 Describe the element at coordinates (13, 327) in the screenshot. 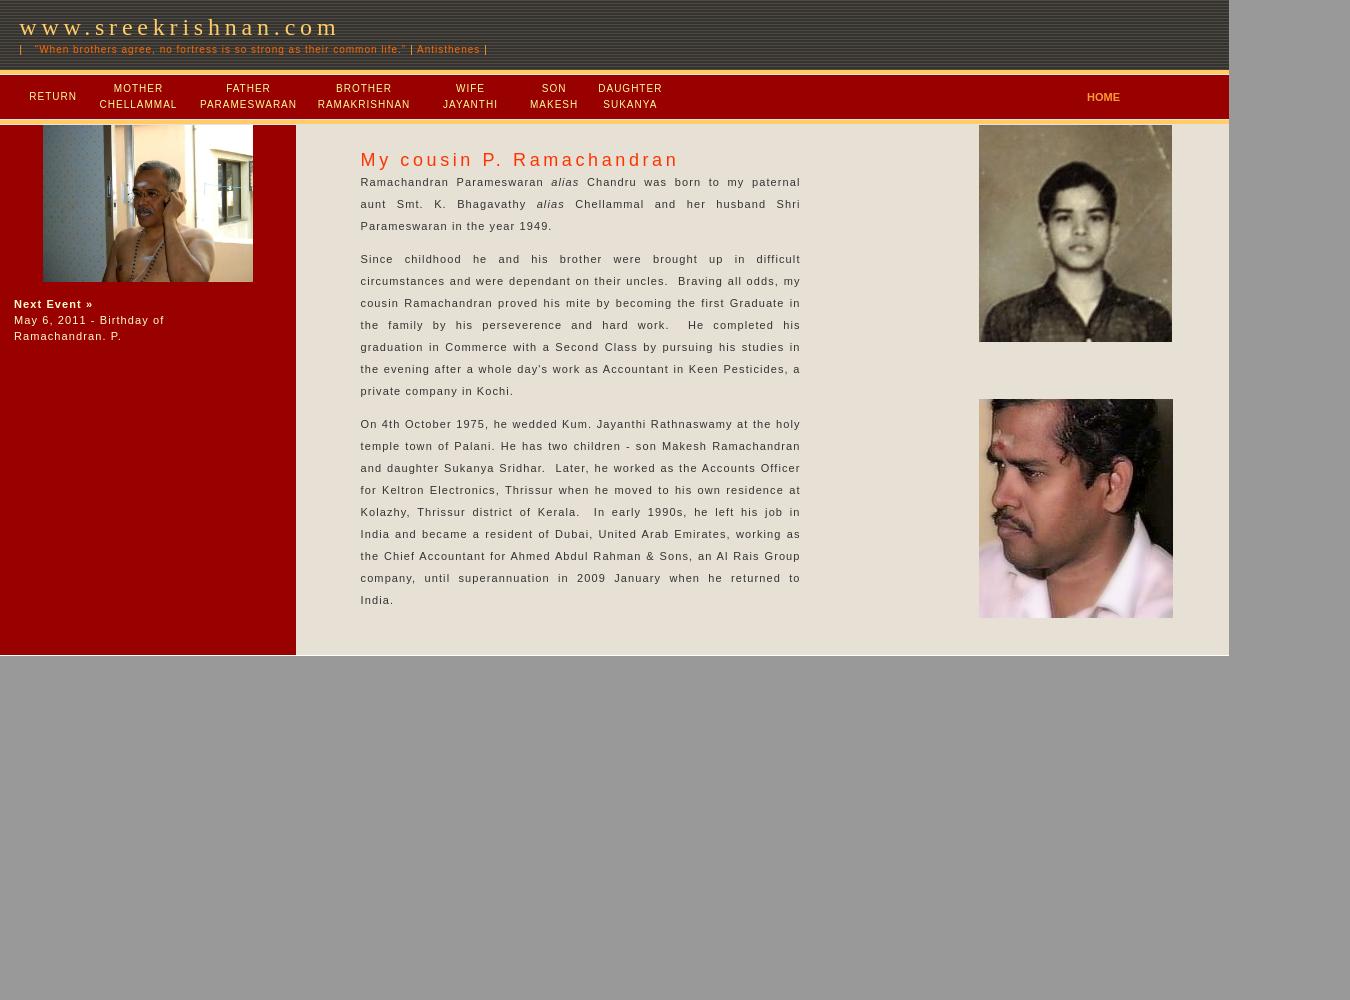

I see `'May 6, 2011 - Birthday of Ramachandran. P.'` at that location.